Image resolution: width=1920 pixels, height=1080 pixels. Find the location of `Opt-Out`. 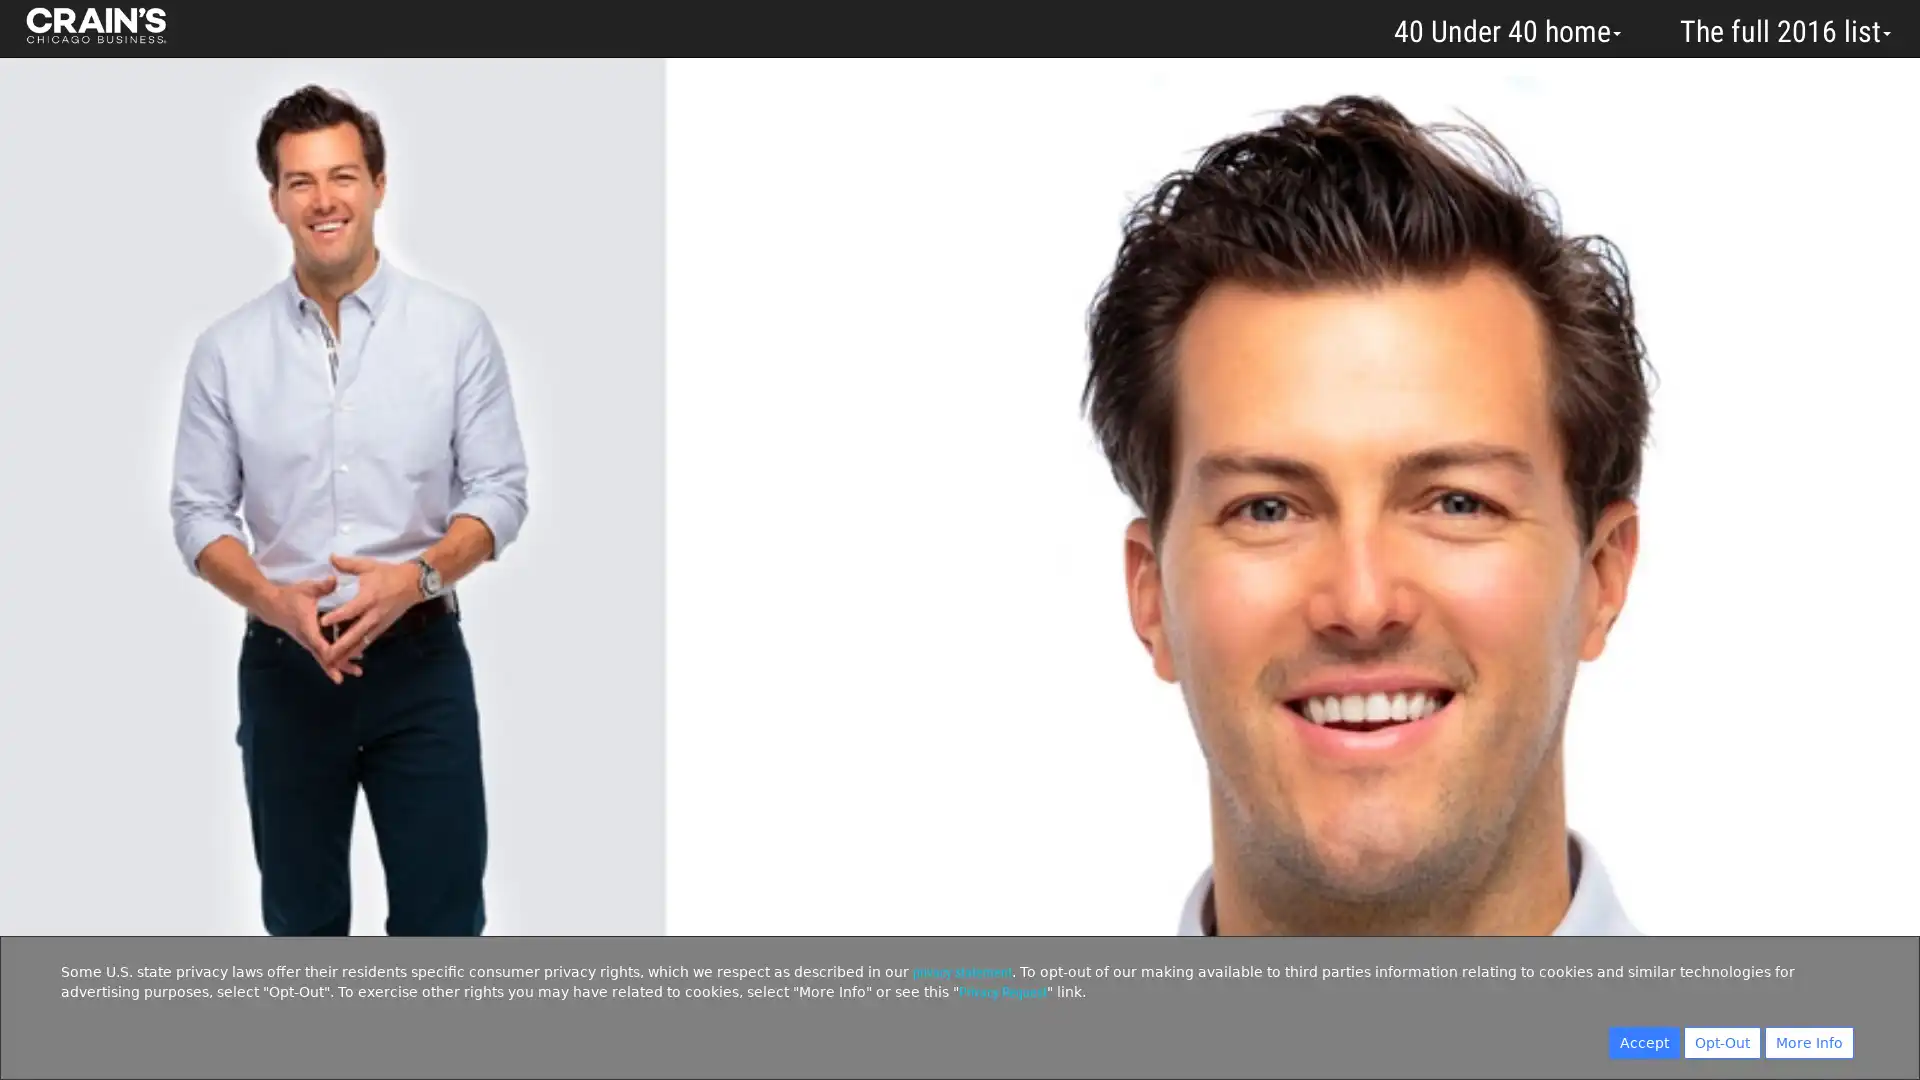

Opt-Out is located at coordinates (1721, 1041).